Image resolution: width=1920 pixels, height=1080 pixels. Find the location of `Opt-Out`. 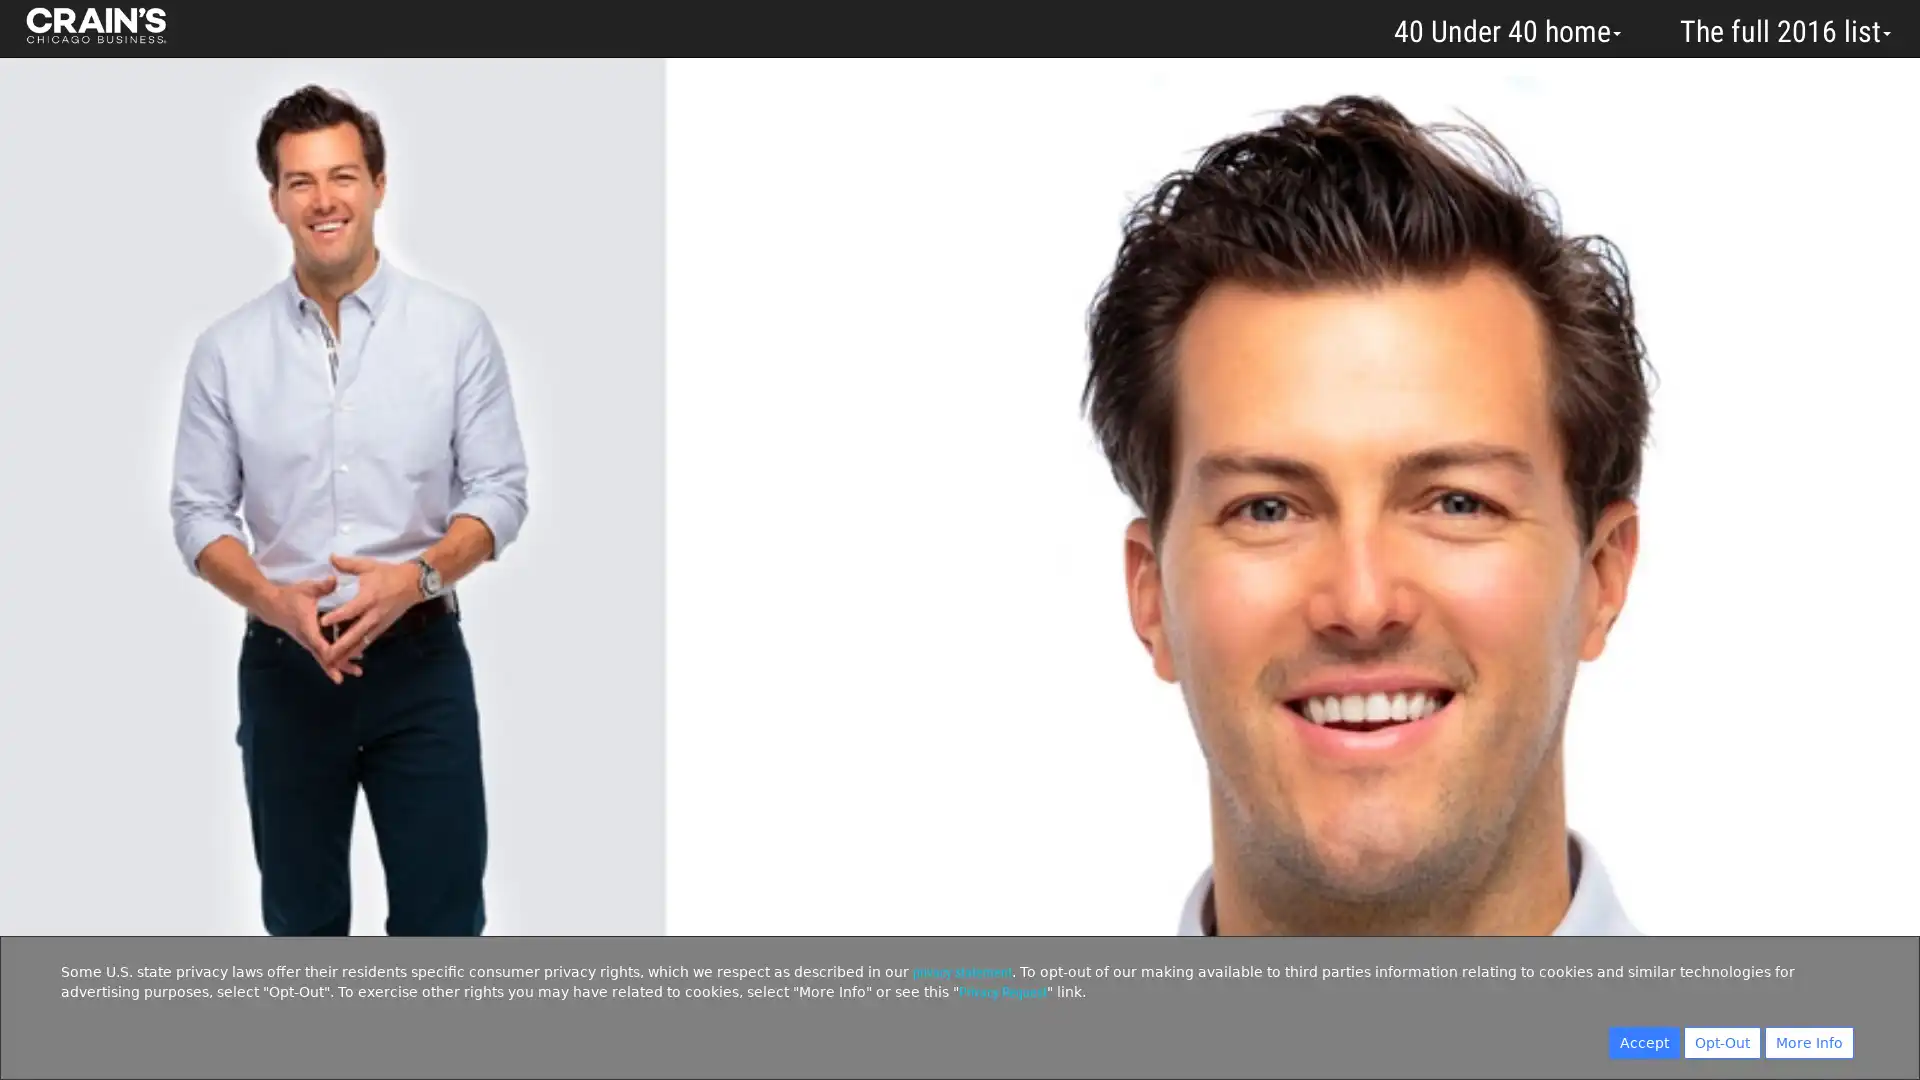

Opt-Out is located at coordinates (1721, 1041).